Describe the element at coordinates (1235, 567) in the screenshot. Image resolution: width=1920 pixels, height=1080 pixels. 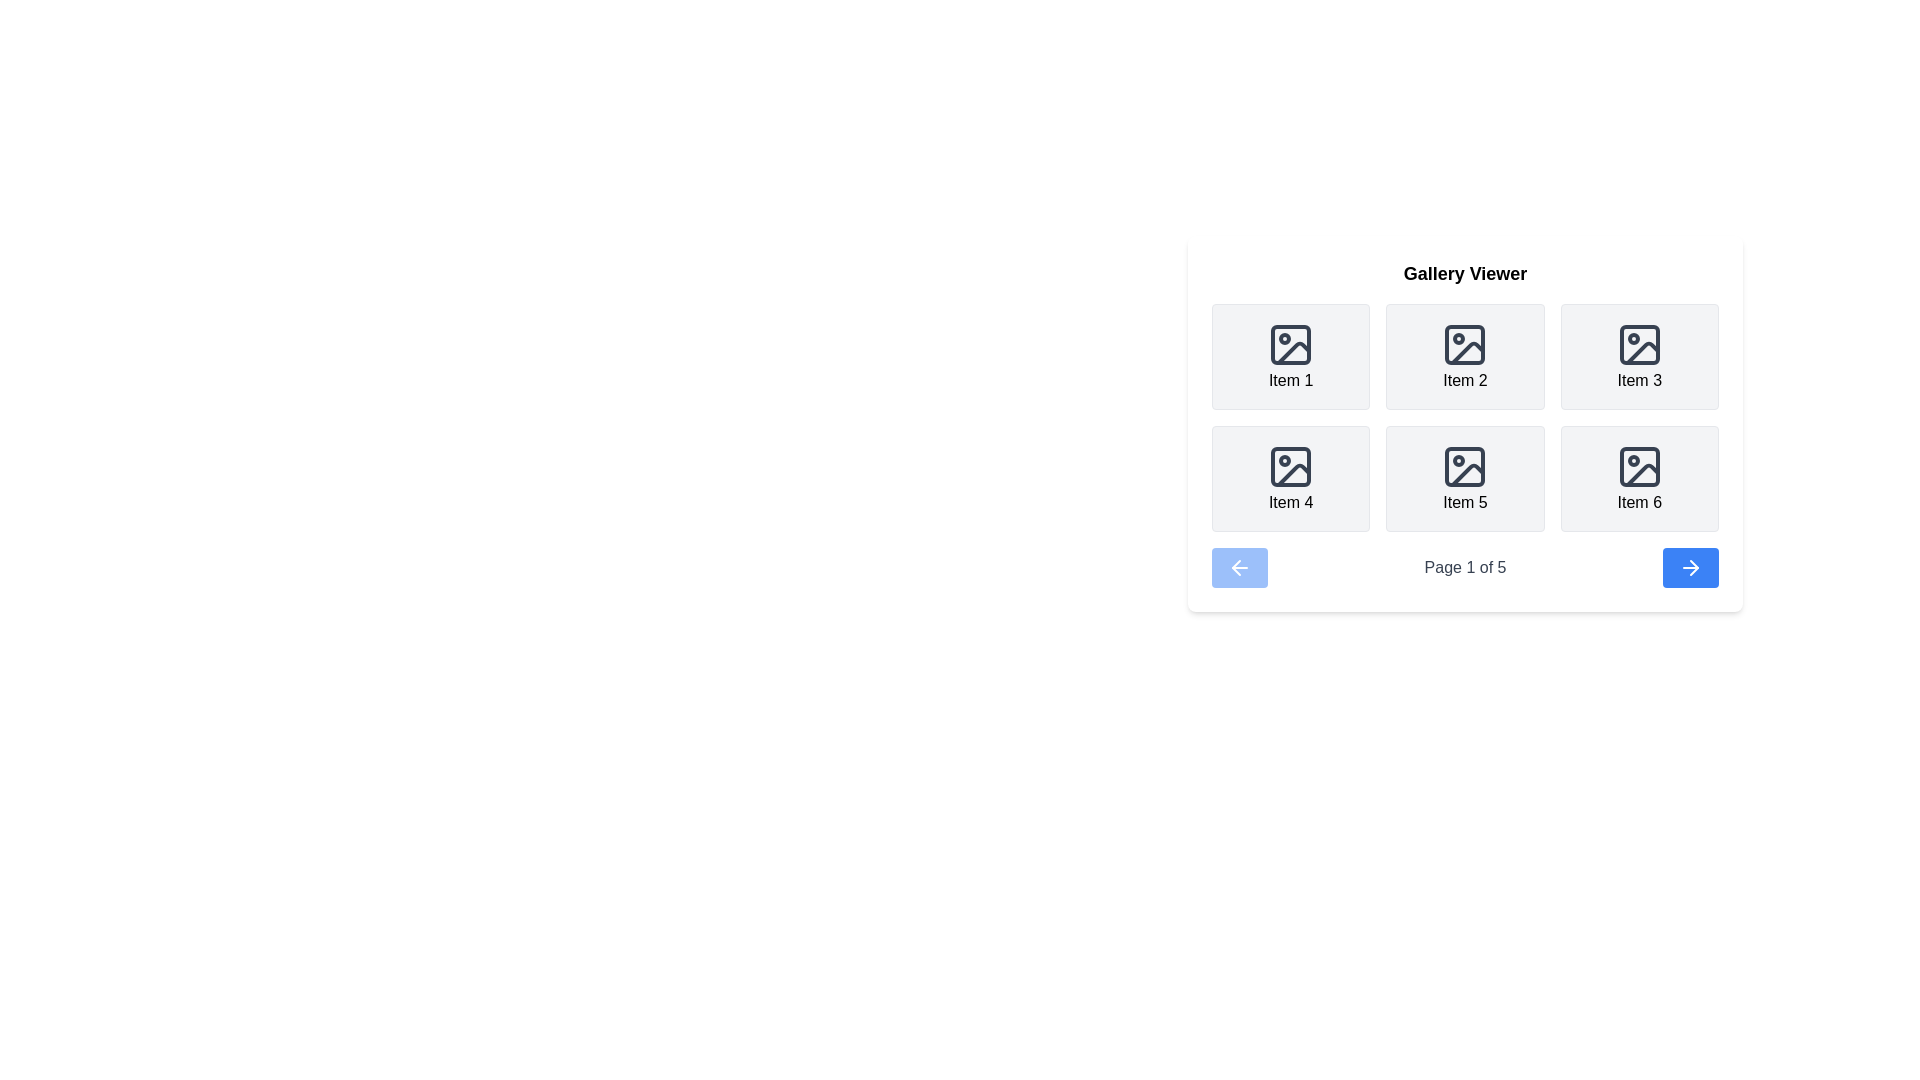
I see `the leftward arrow icon, which is the left navigation button located to the left of the 'Page 1 of 5' text in the bottom row of the interface` at that location.